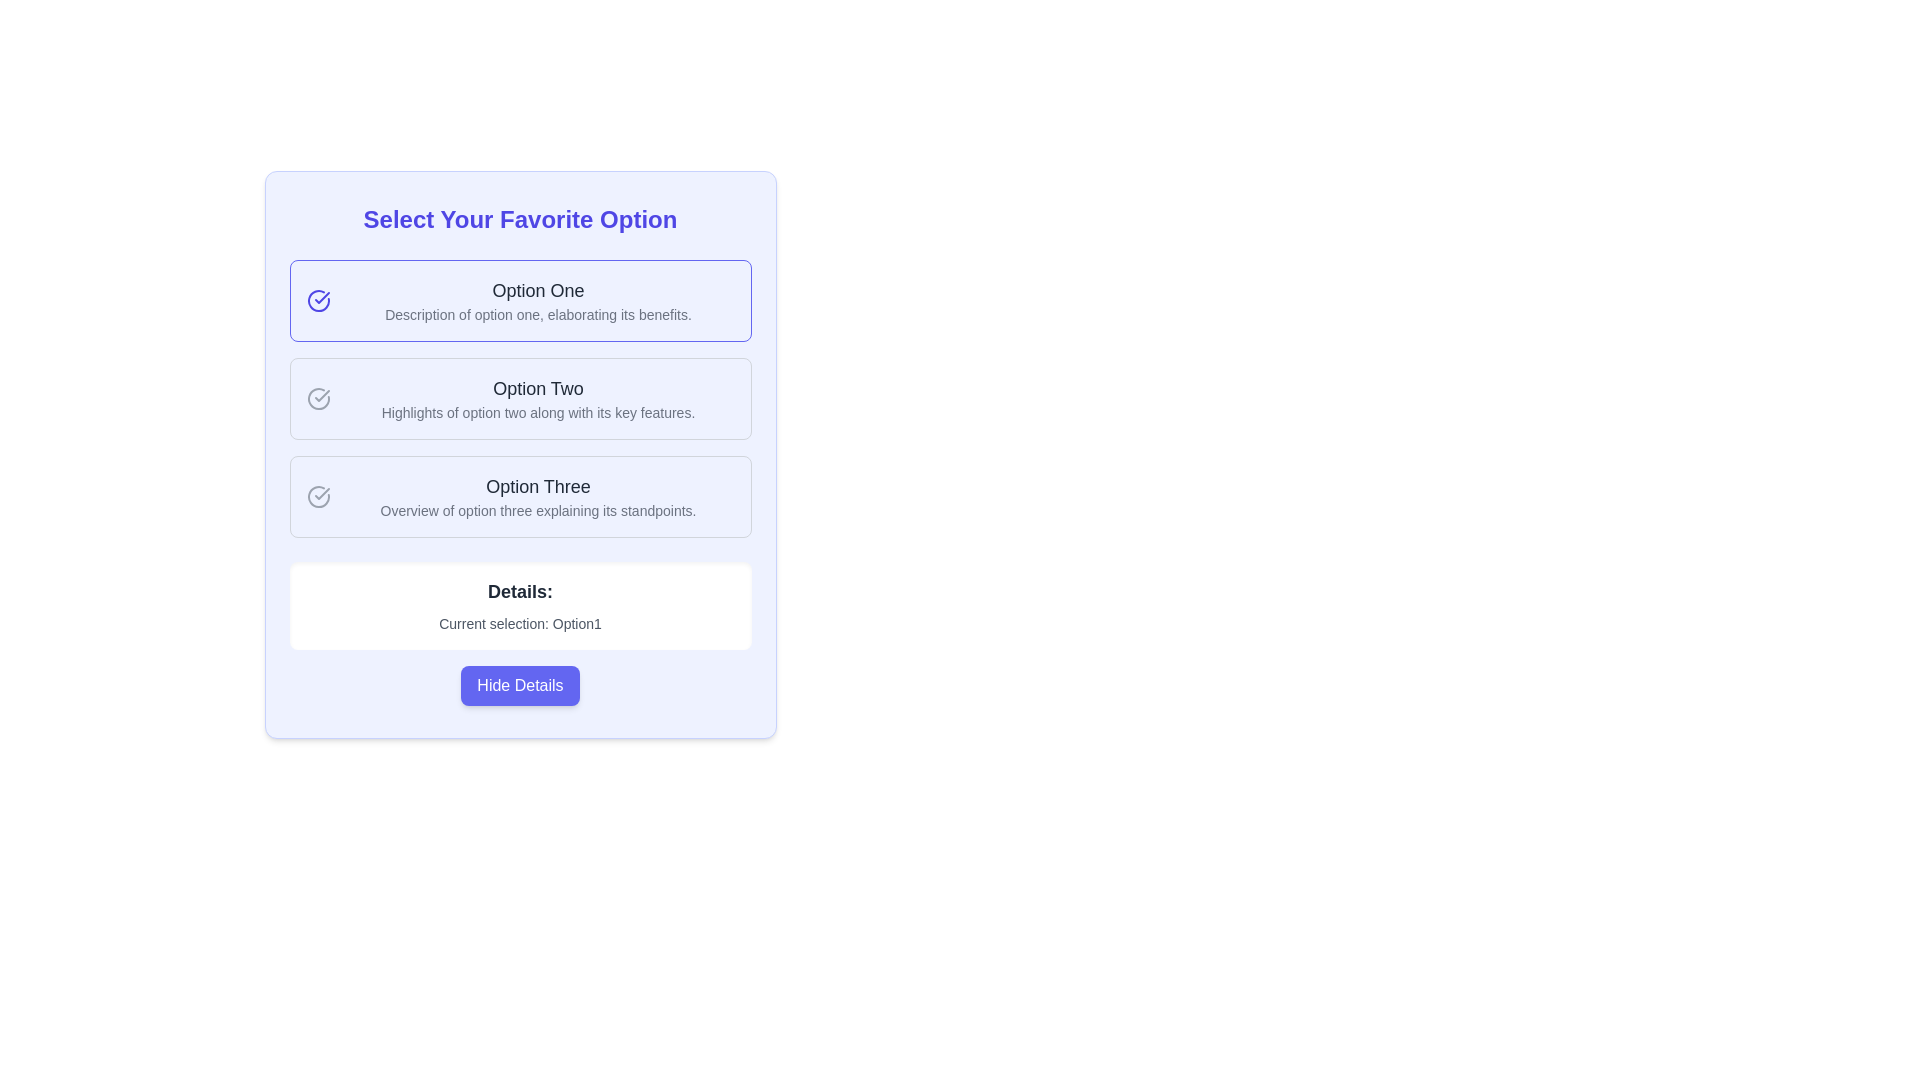 Image resolution: width=1920 pixels, height=1080 pixels. Describe the element at coordinates (538, 300) in the screenshot. I see `the first radio option in the list` at that location.